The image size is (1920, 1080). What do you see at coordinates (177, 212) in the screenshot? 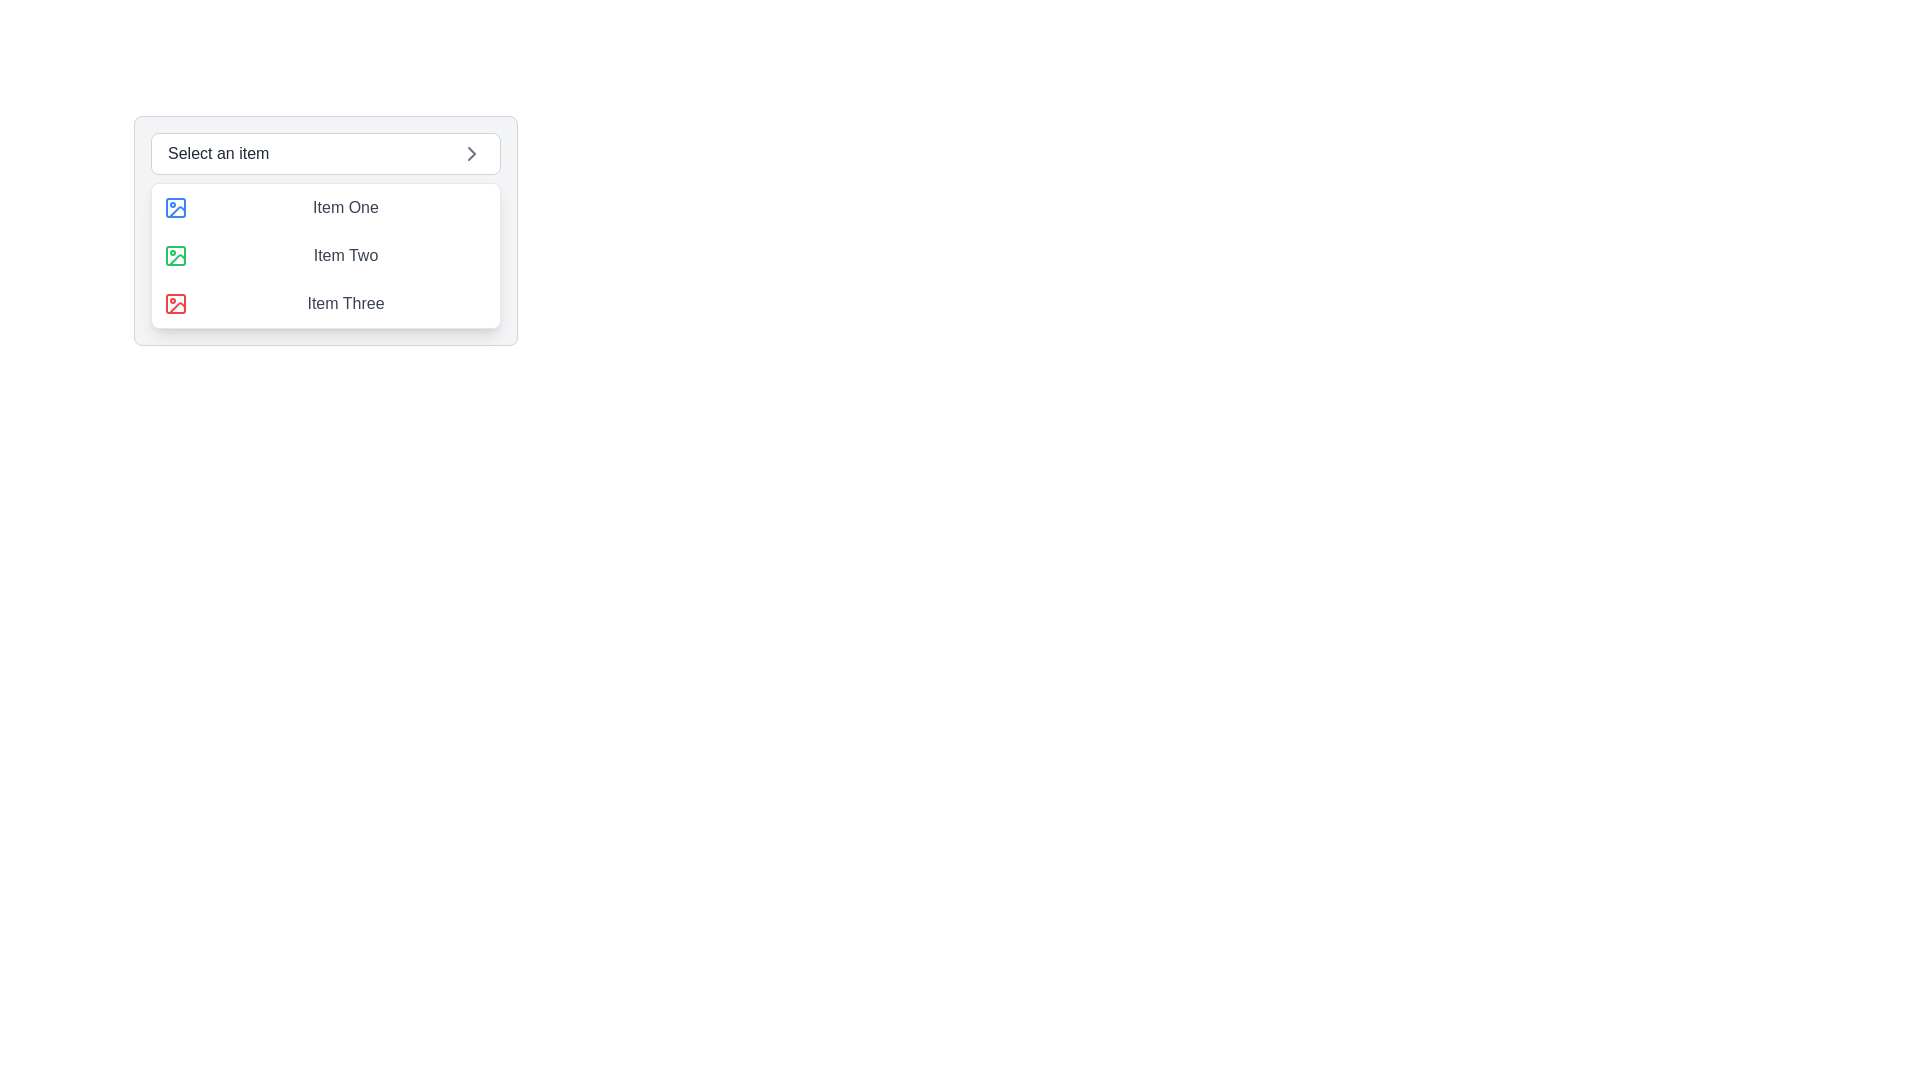
I see `the blue graphical icon located within the dropdown menu to the left of the label 'Item One'` at bounding box center [177, 212].